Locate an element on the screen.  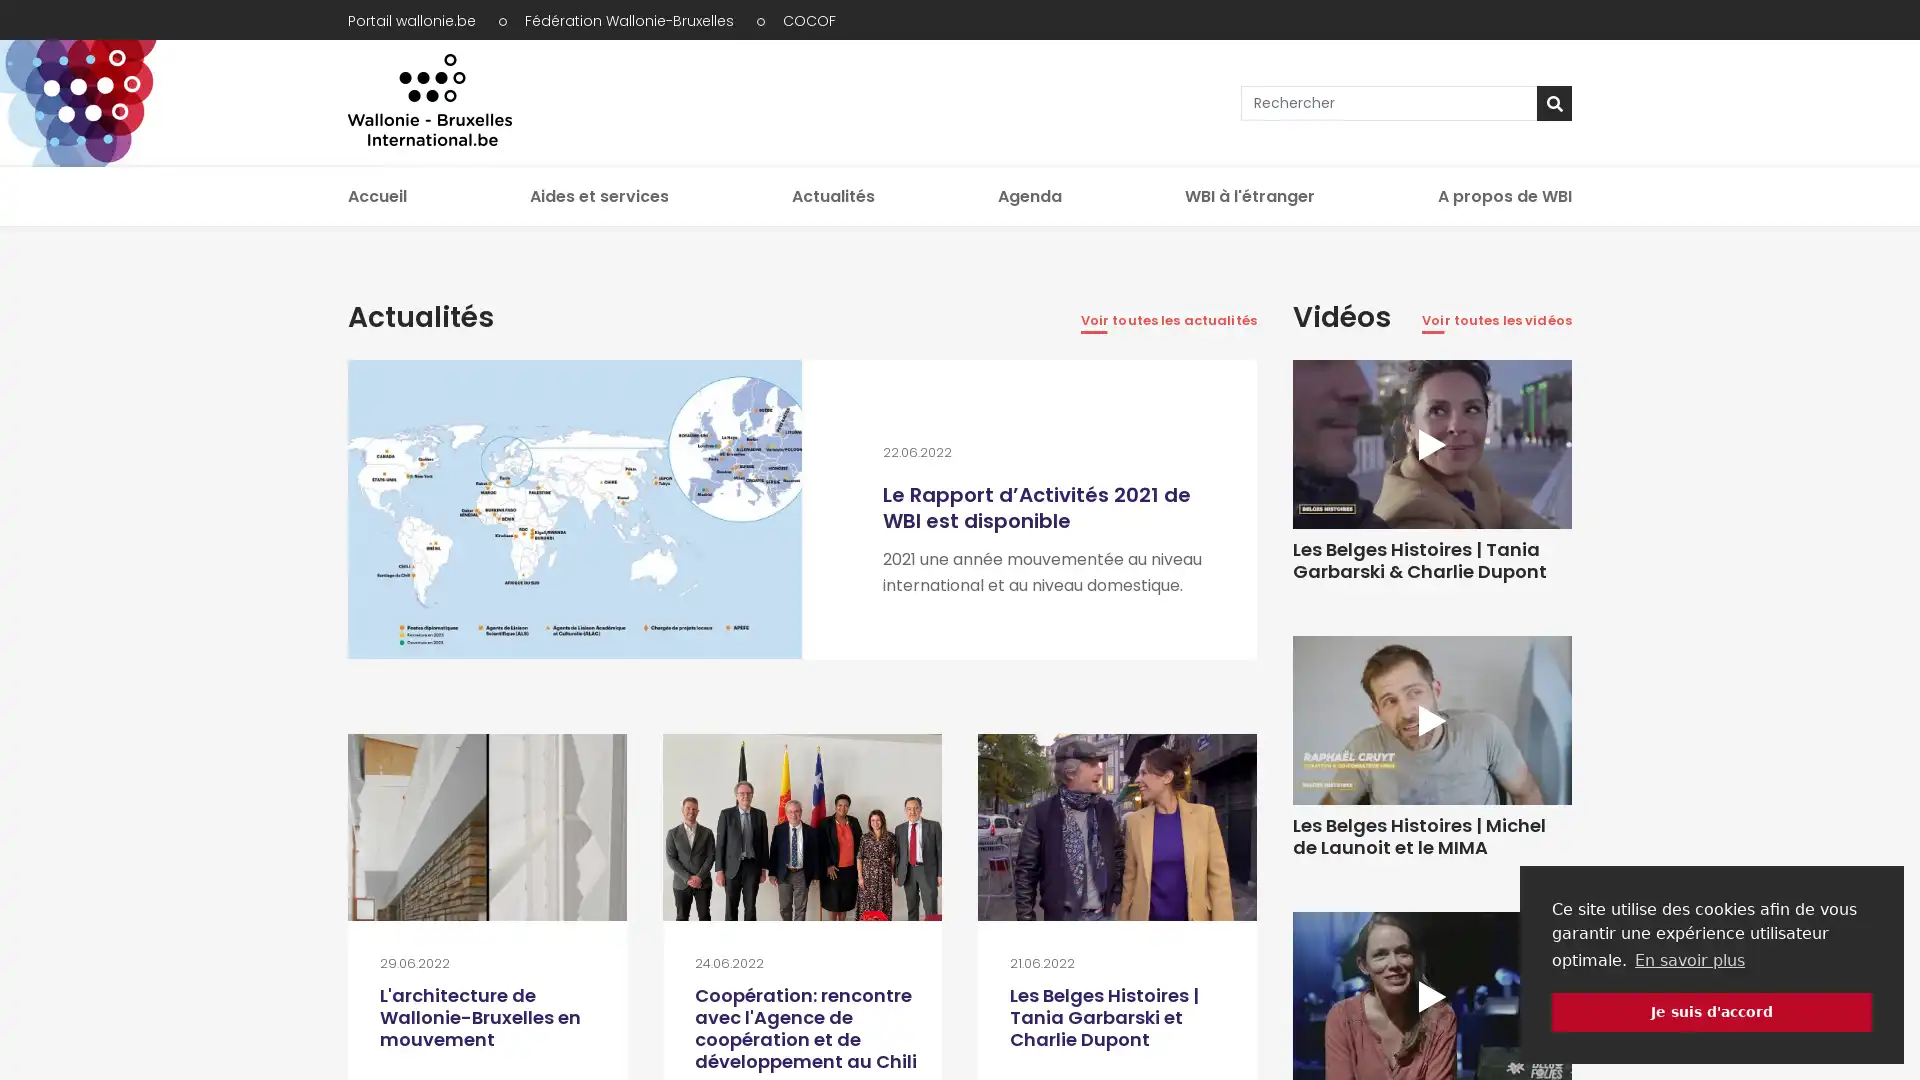
learn more about cookies is located at coordinates (1688, 959).